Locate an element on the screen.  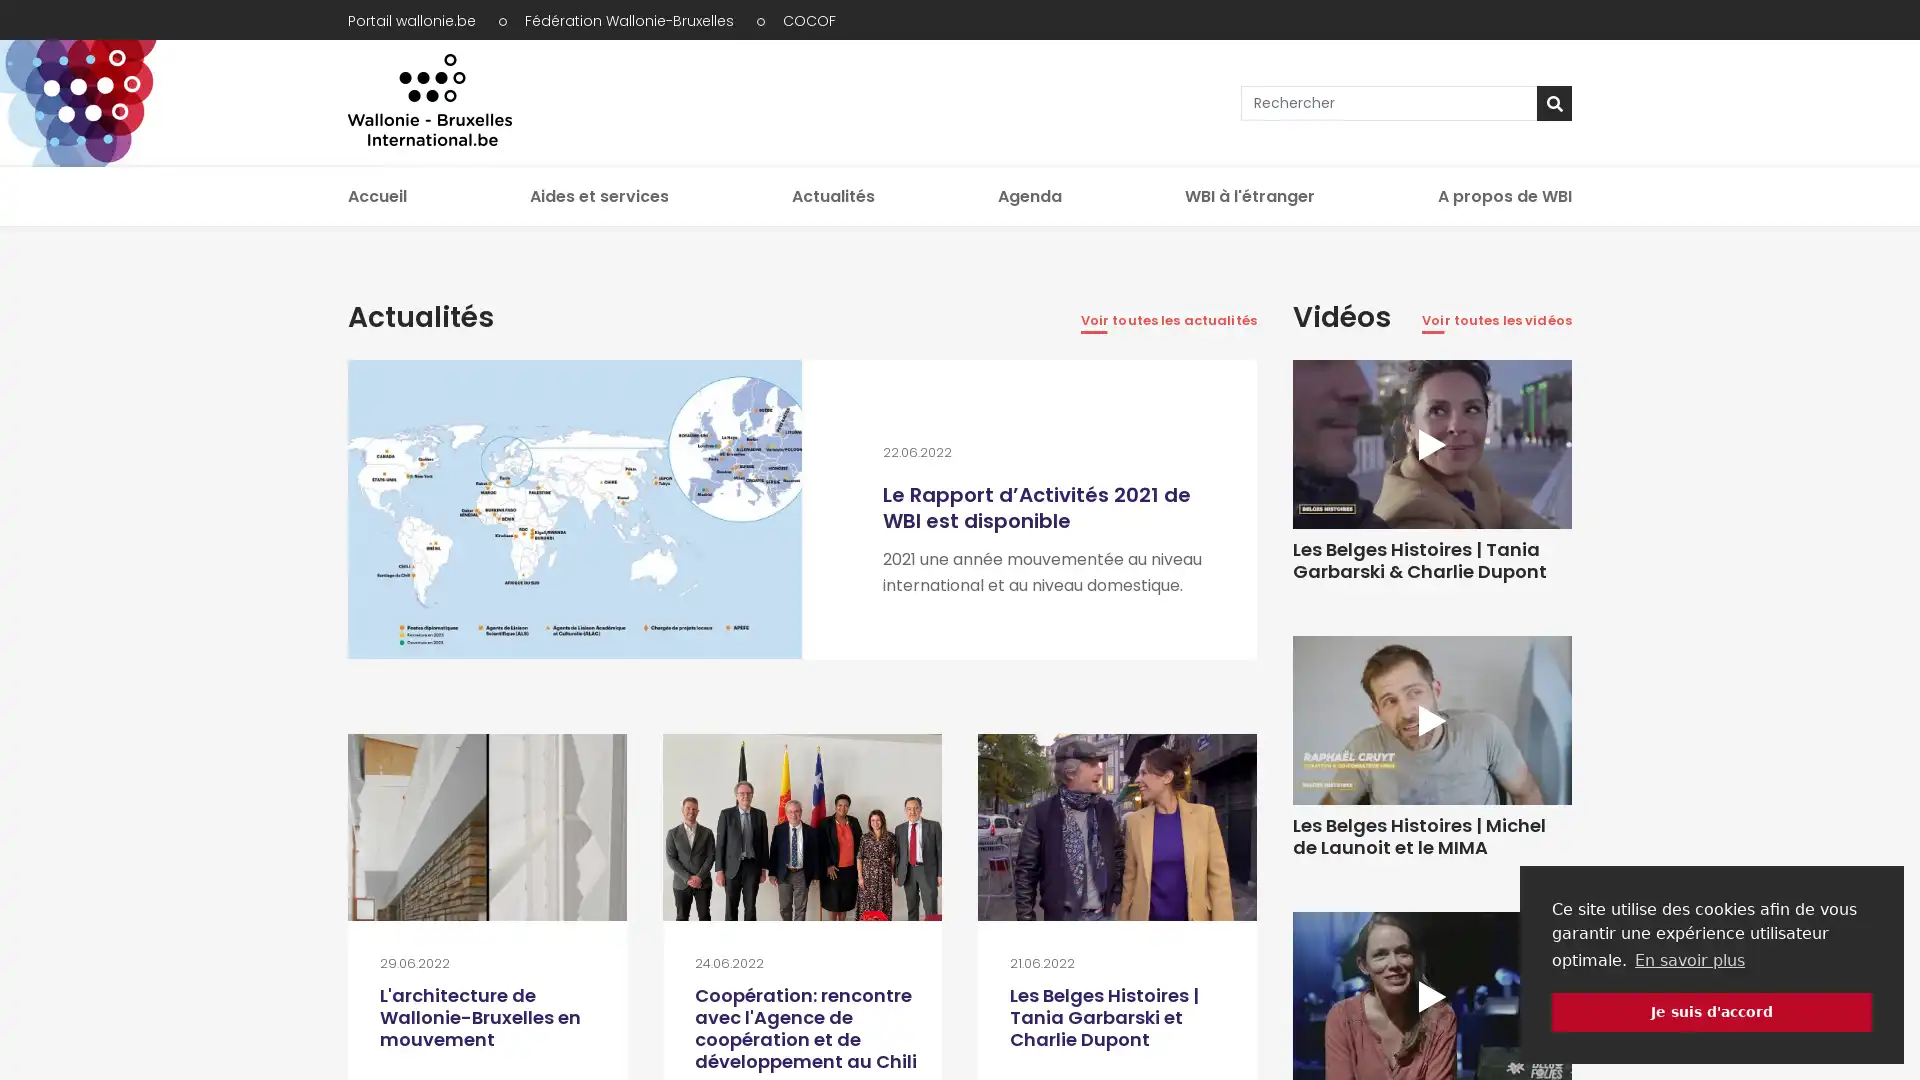
learn more about cookies is located at coordinates (1688, 959).